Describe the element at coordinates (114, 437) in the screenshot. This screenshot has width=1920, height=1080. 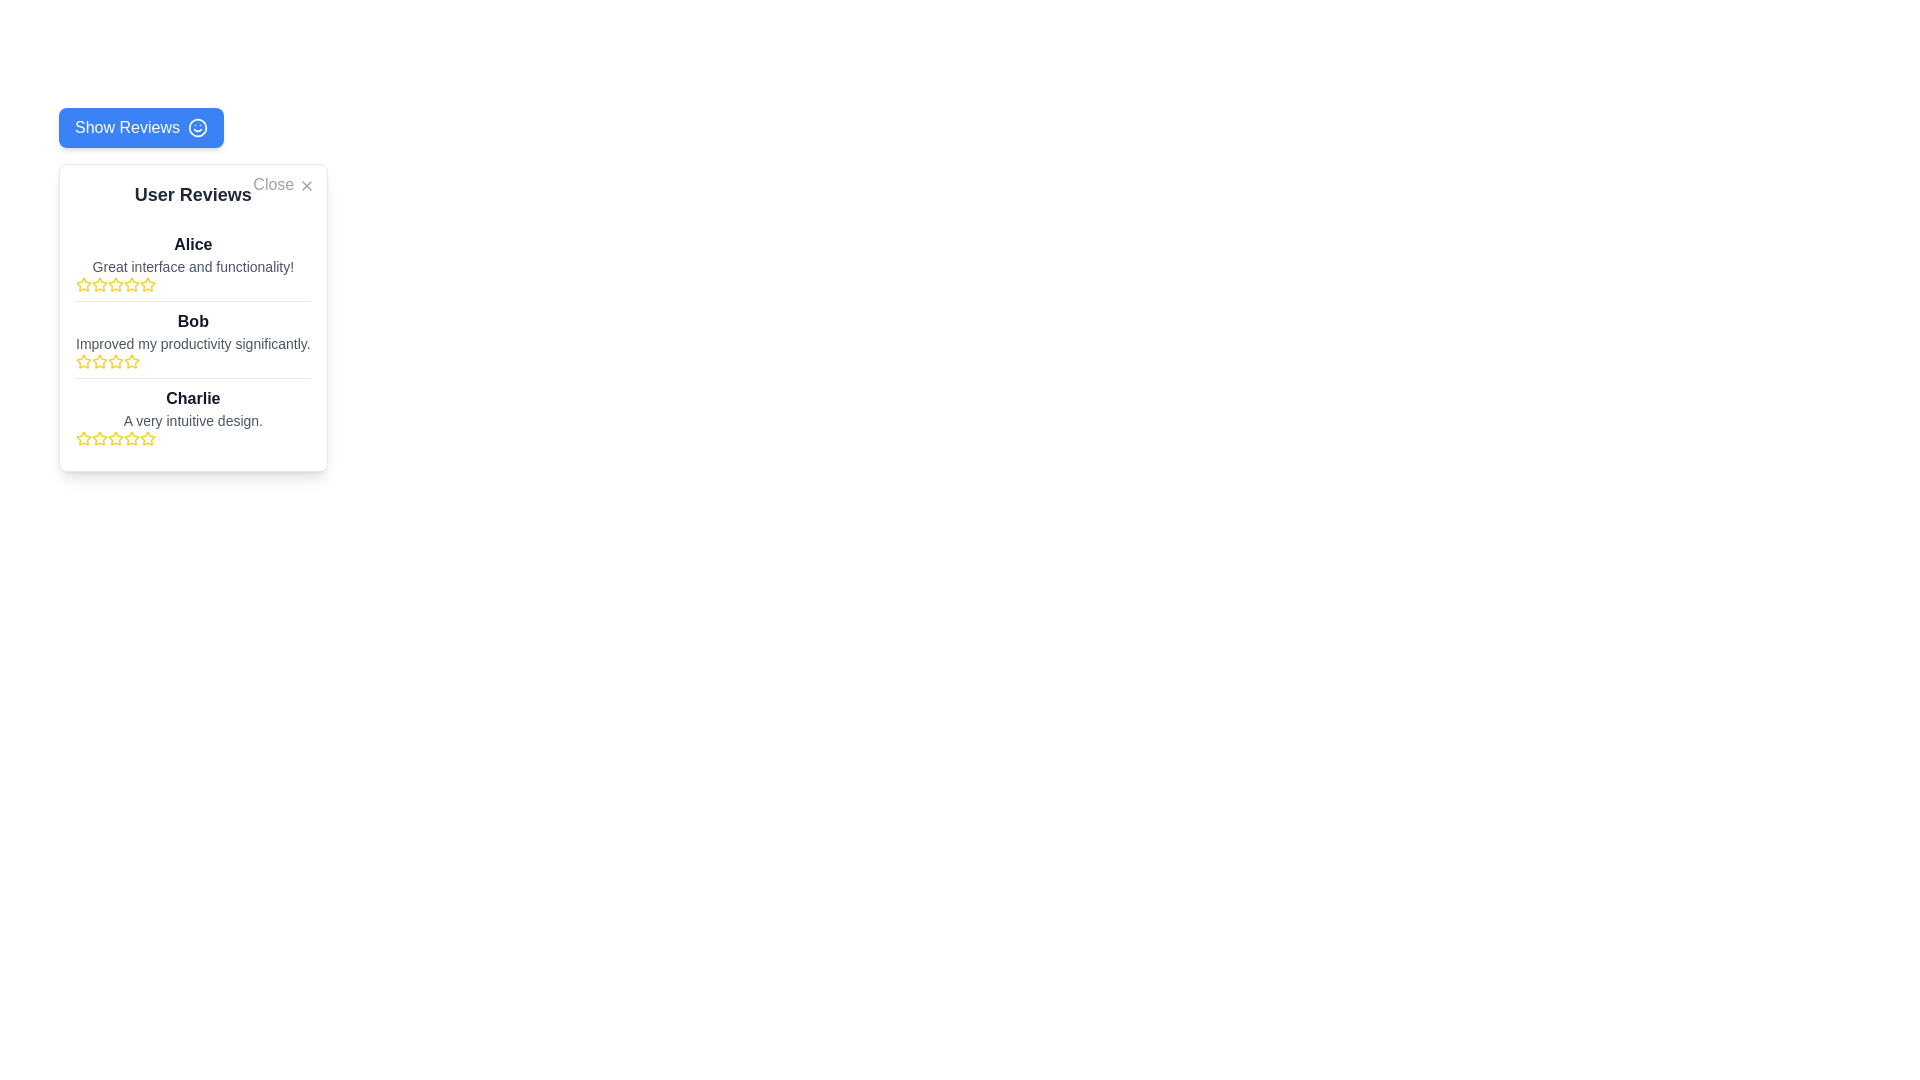
I see `the third yellow star icon in the User Reviews section for Charlie to rate his review` at that location.